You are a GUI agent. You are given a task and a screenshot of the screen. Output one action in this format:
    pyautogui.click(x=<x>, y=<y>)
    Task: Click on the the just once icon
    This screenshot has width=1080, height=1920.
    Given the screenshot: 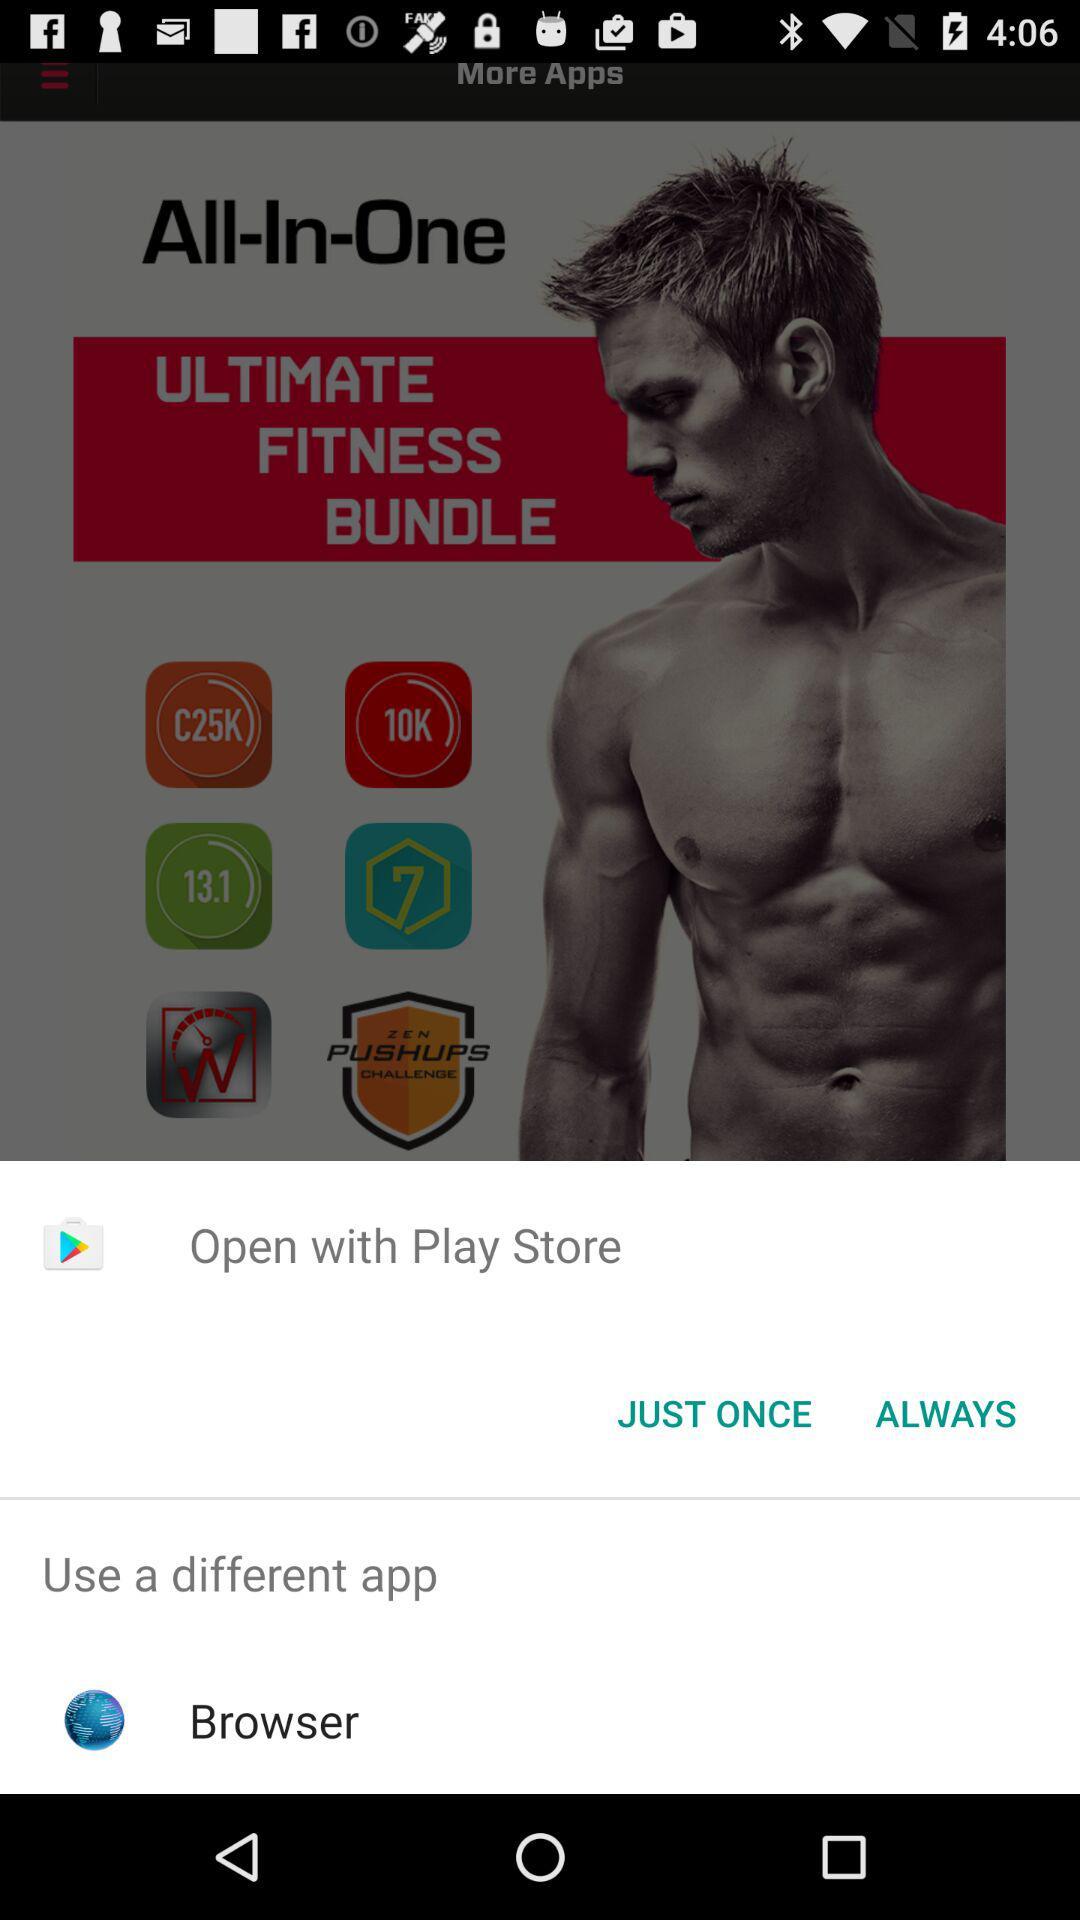 What is the action you would take?
    pyautogui.click(x=713, y=1411)
    